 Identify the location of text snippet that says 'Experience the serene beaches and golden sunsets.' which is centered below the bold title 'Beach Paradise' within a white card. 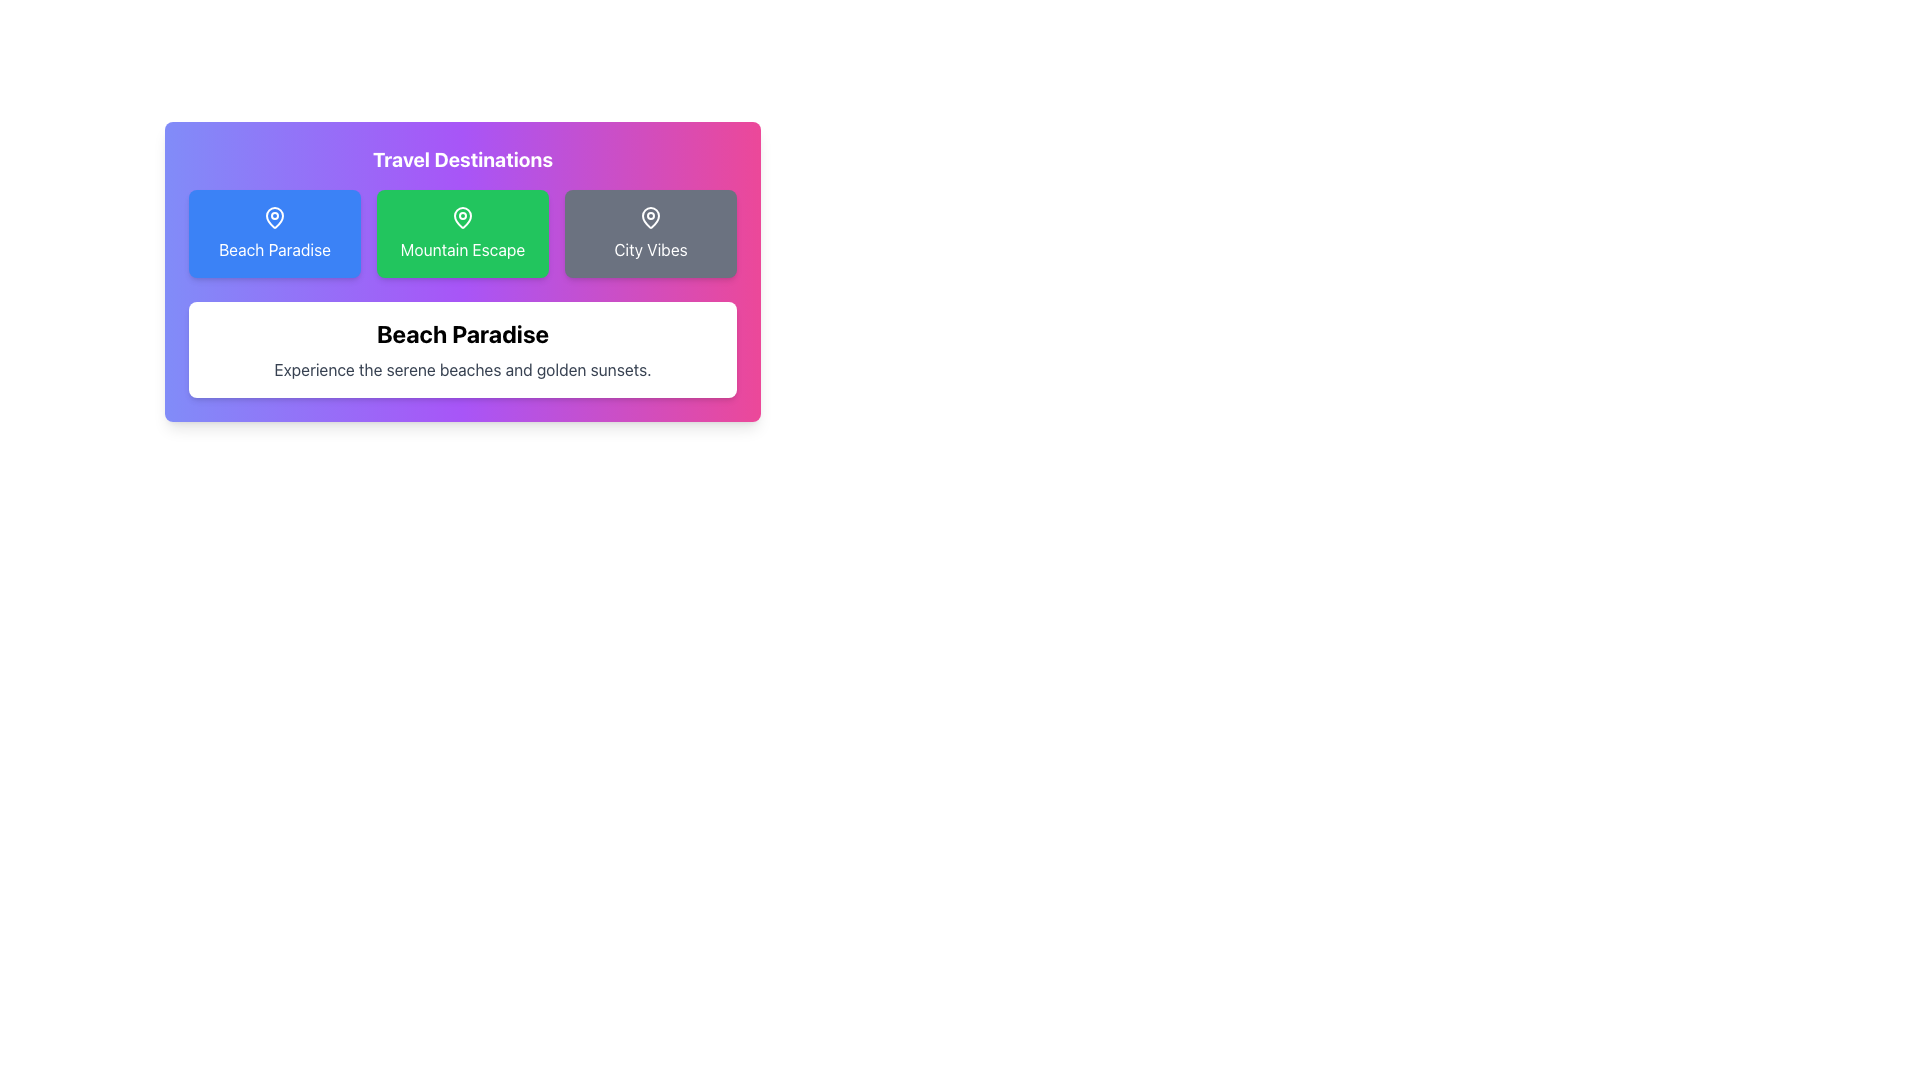
(461, 370).